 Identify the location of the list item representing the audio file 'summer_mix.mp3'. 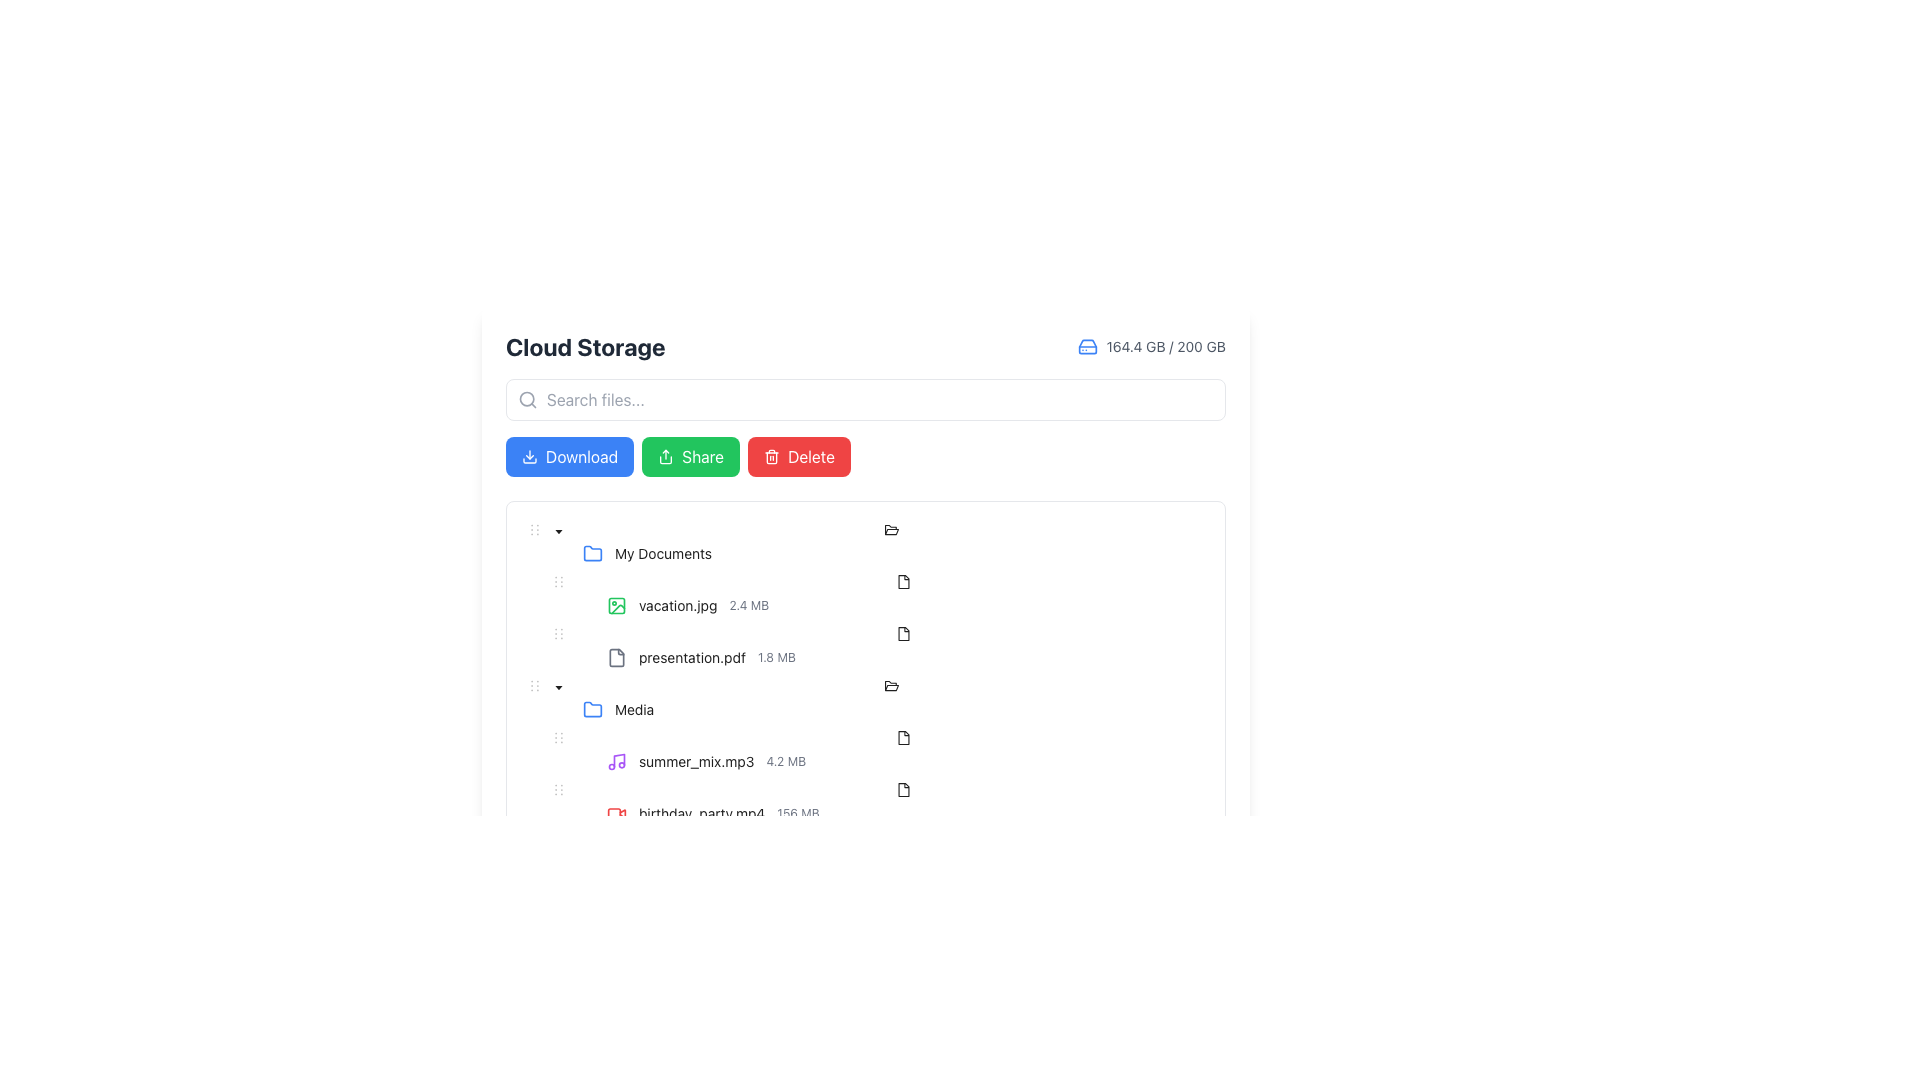
(902, 749).